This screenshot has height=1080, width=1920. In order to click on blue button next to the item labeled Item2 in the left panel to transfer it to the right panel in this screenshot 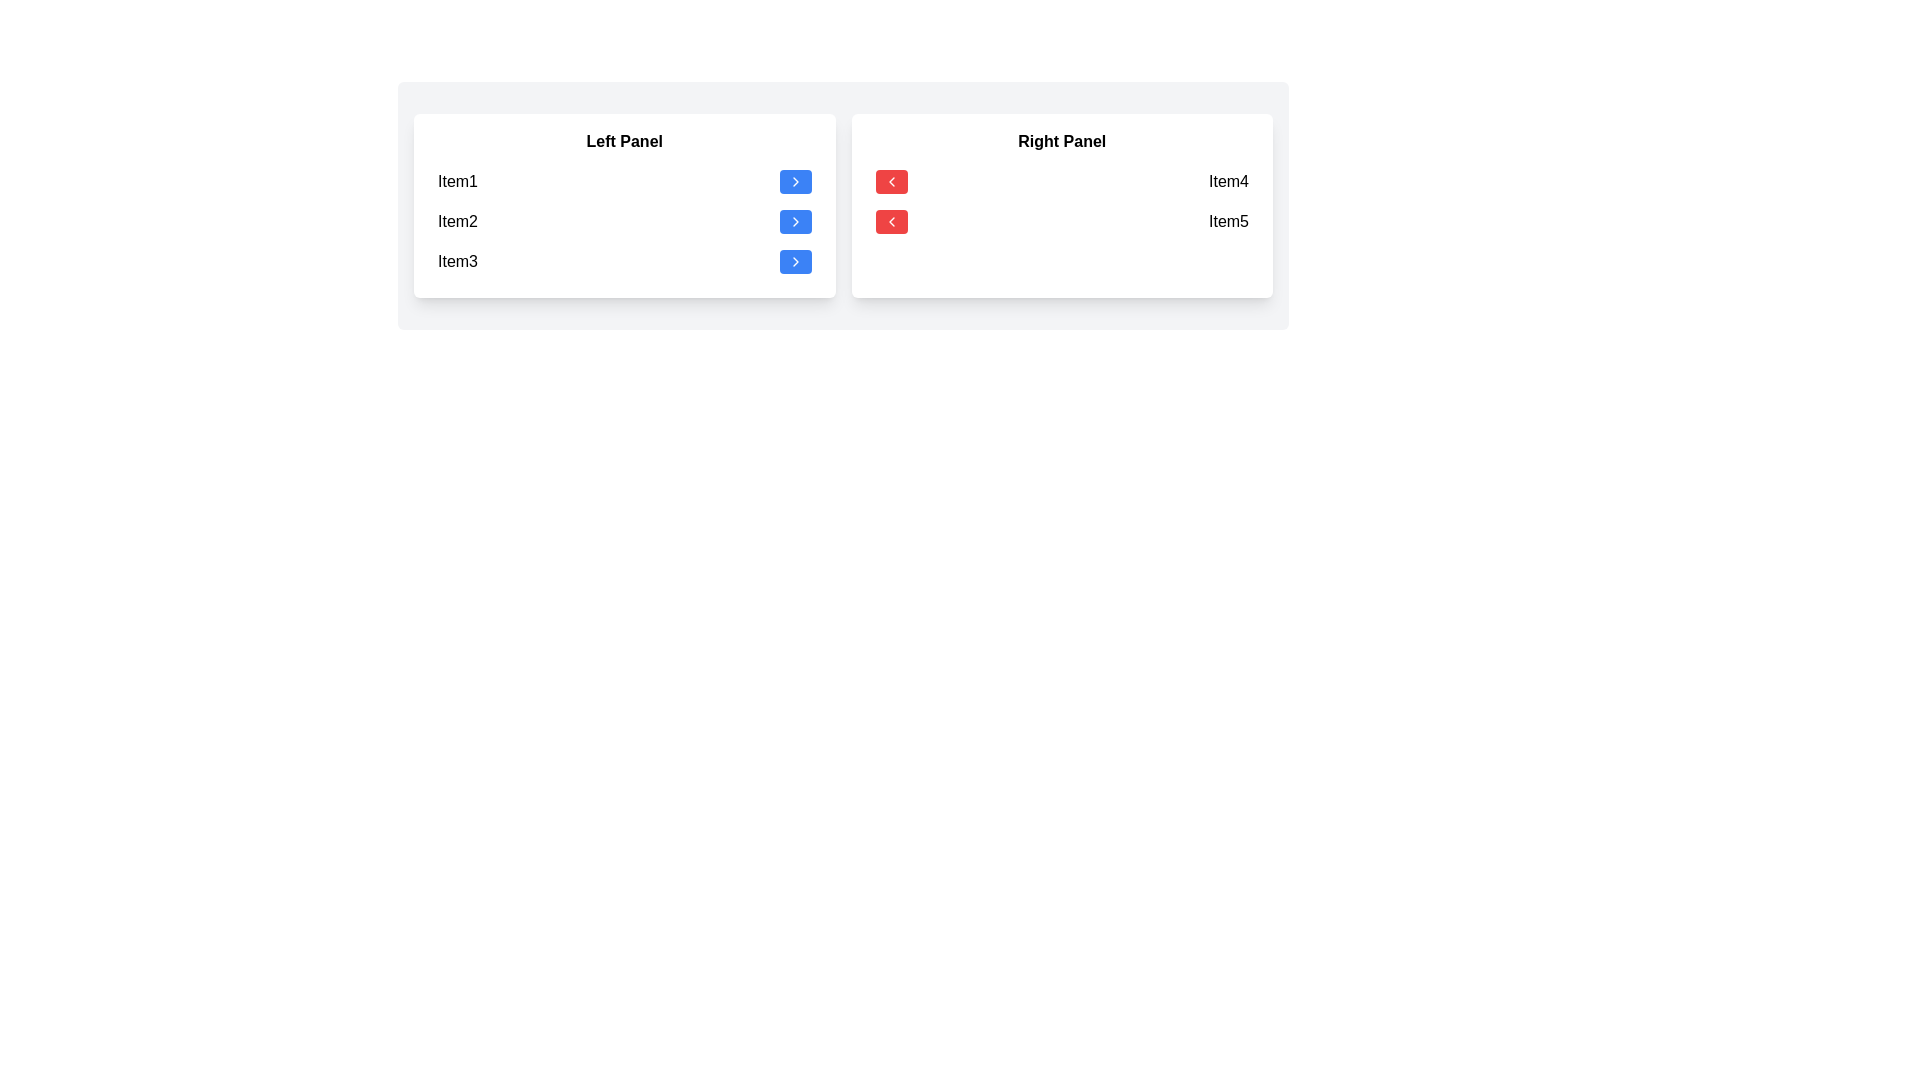, I will do `click(794, 222)`.